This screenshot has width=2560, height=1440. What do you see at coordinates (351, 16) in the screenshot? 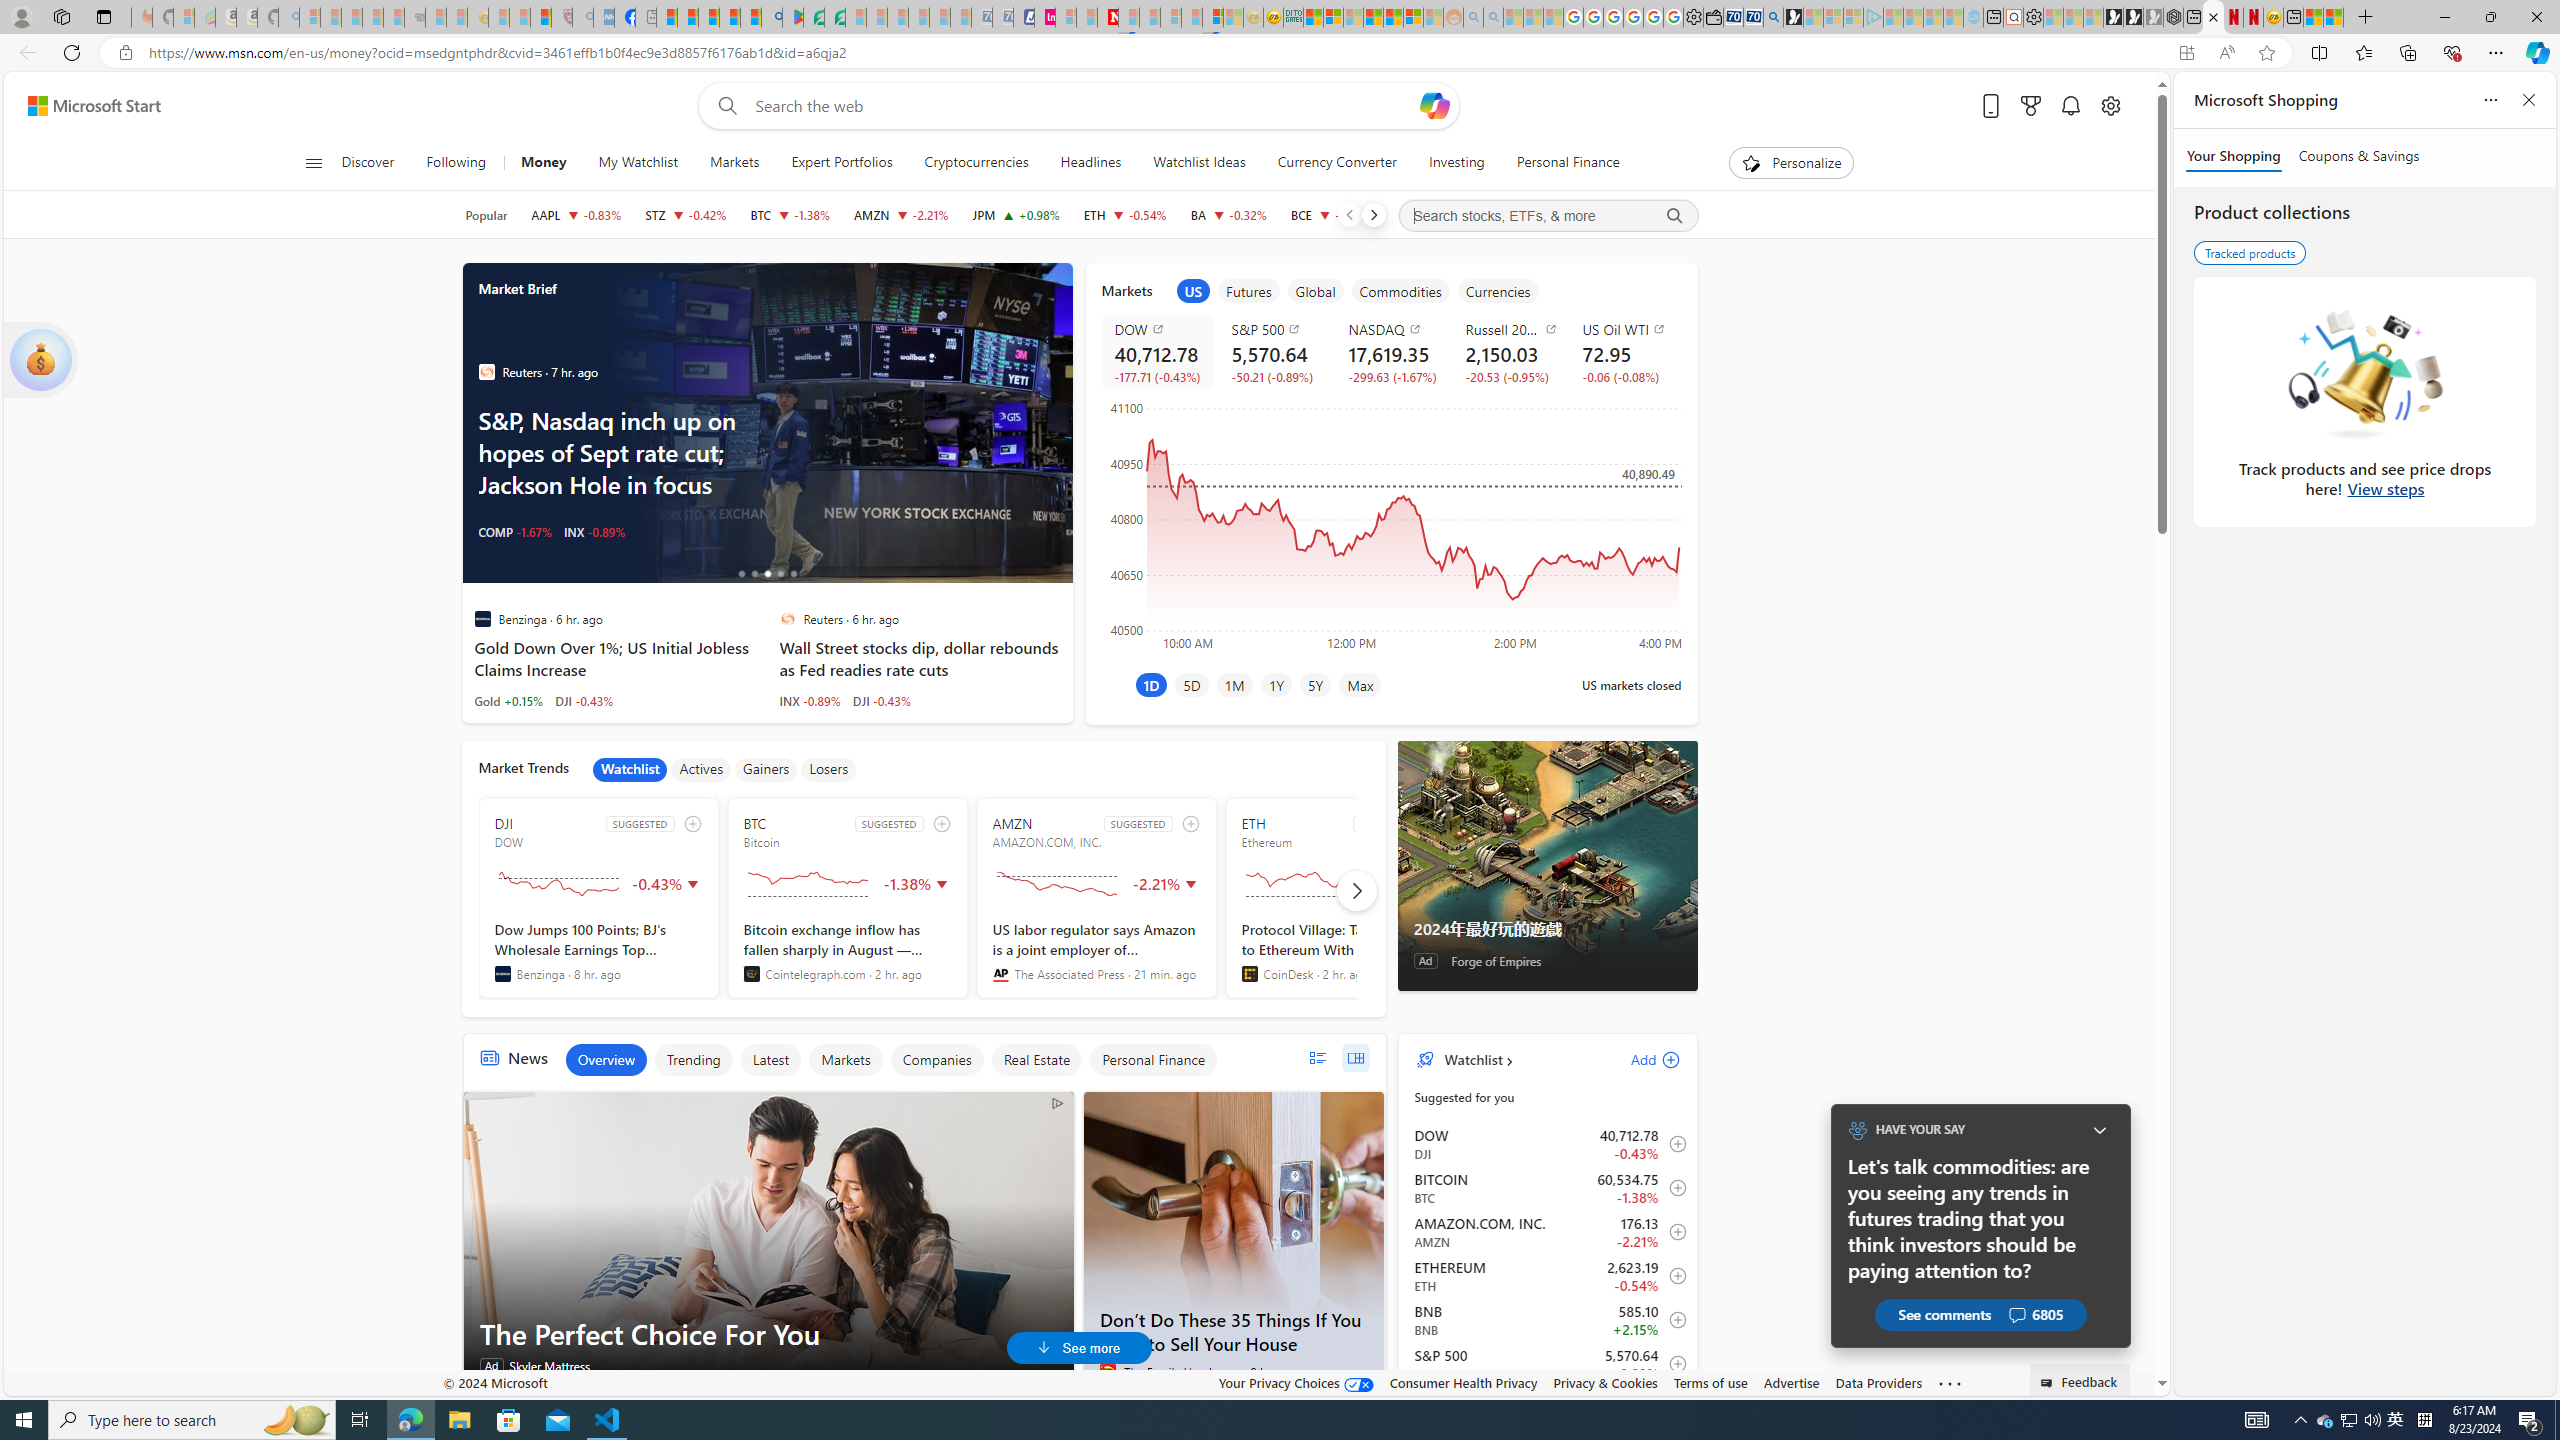
I see `'The Weather Channel - MSN - Sleeping'` at bounding box center [351, 16].